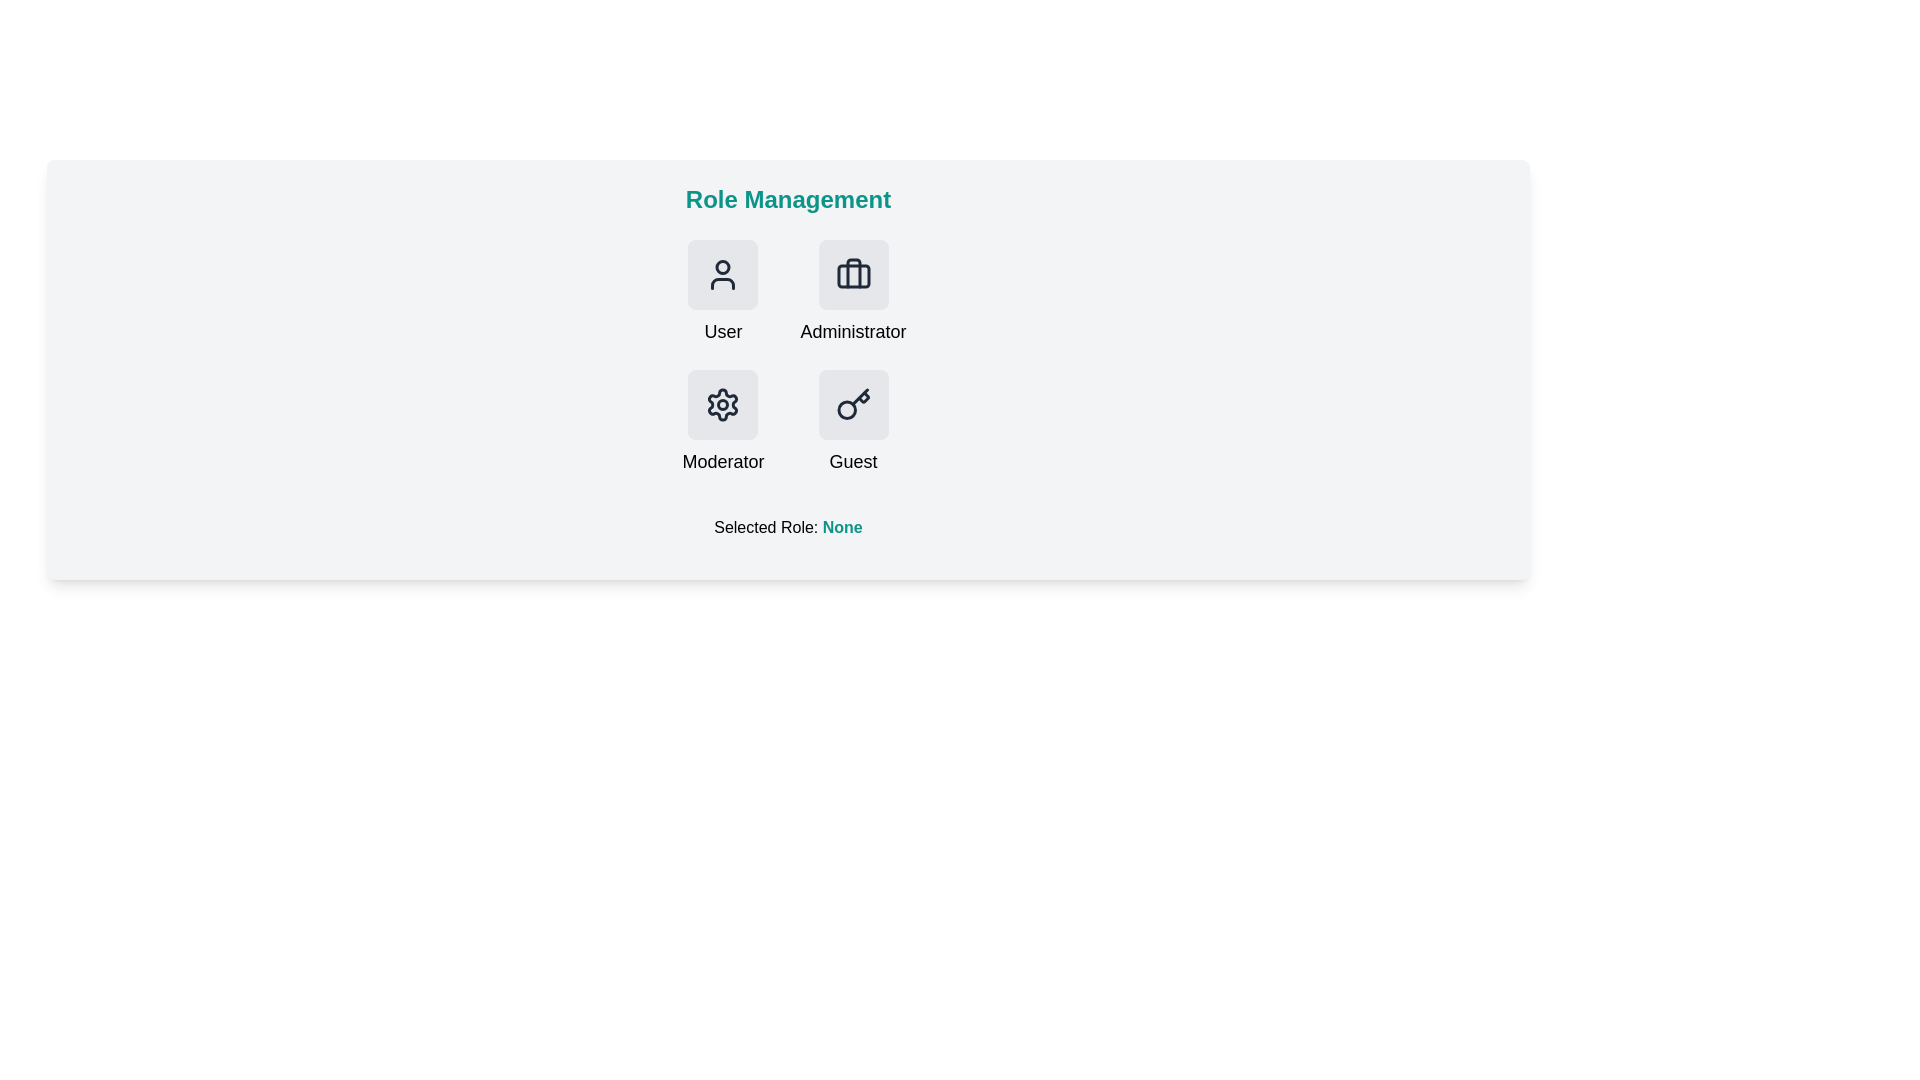  What do you see at coordinates (846, 409) in the screenshot?
I see `the circular graphic element within the 'key' icon representing the 'Guest' role in the Role Management interface` at bounding box center [846, 409].